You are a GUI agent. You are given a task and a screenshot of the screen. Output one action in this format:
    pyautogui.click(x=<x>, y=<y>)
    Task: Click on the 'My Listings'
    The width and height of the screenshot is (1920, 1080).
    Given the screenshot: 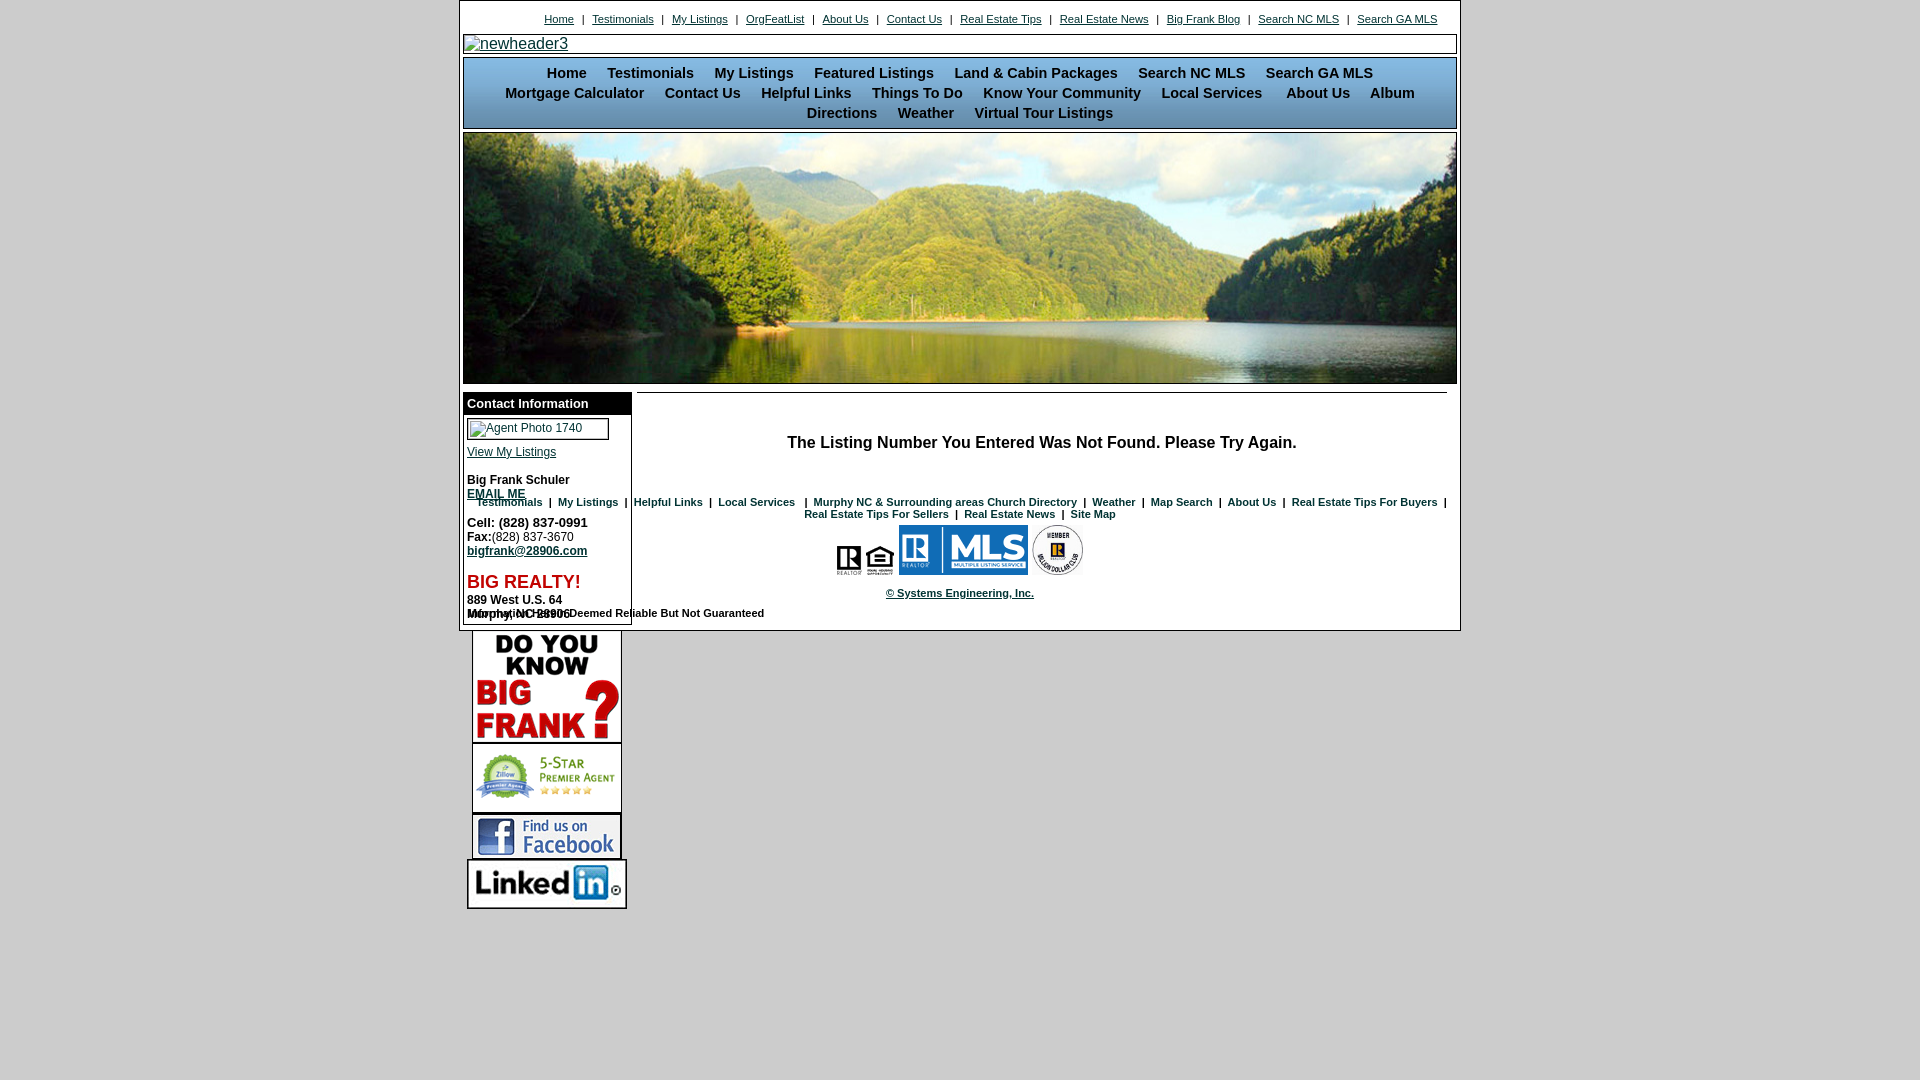 What is the action you would take?
    pyautogui.click(x=587, y=500)
    